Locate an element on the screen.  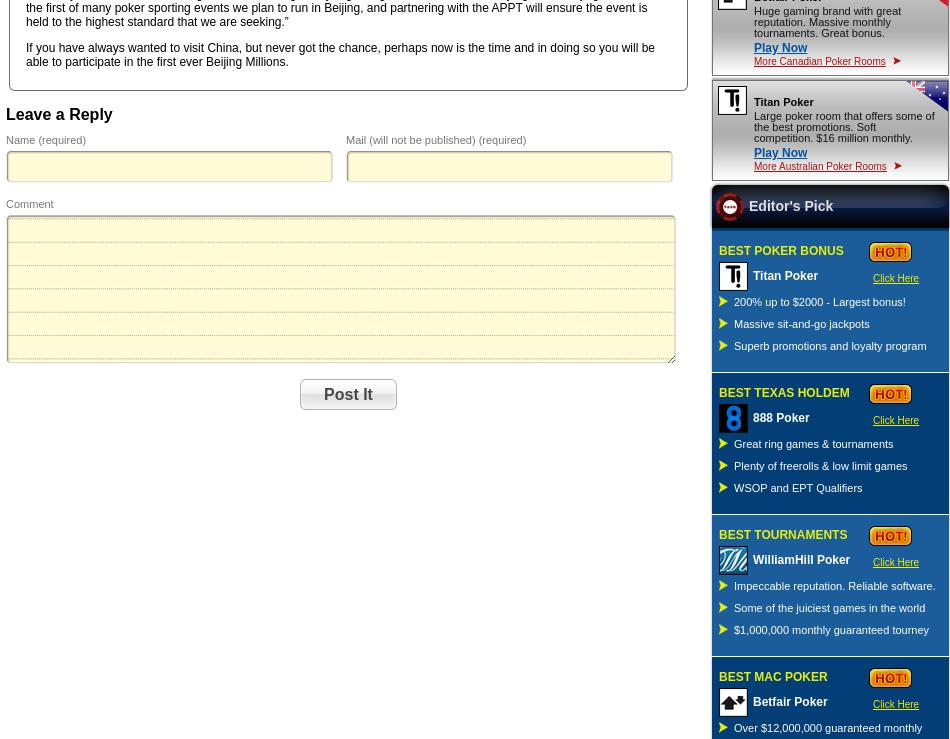
'More Australian Poker Rooms' is located at coordinates (819, 164).